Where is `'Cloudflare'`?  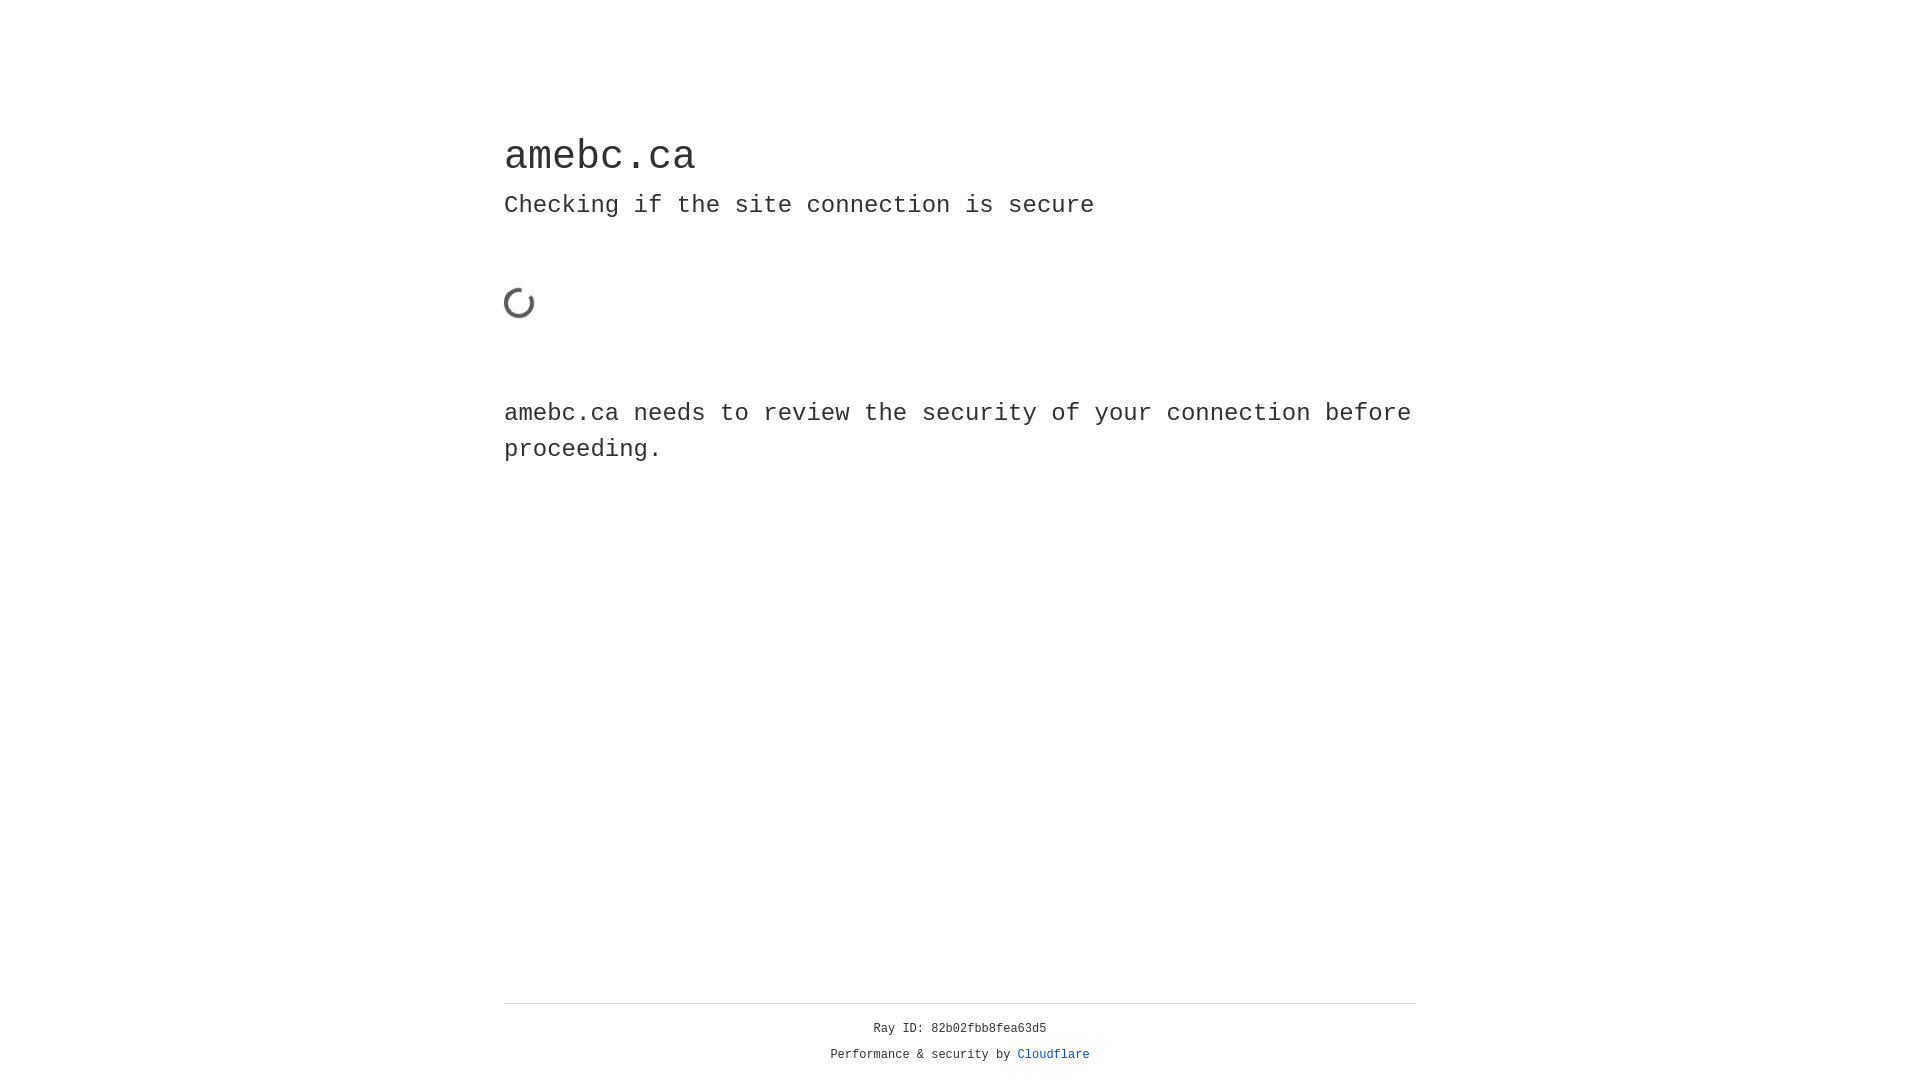
'Cloudflare' is located at coordinates (1053, 1054).